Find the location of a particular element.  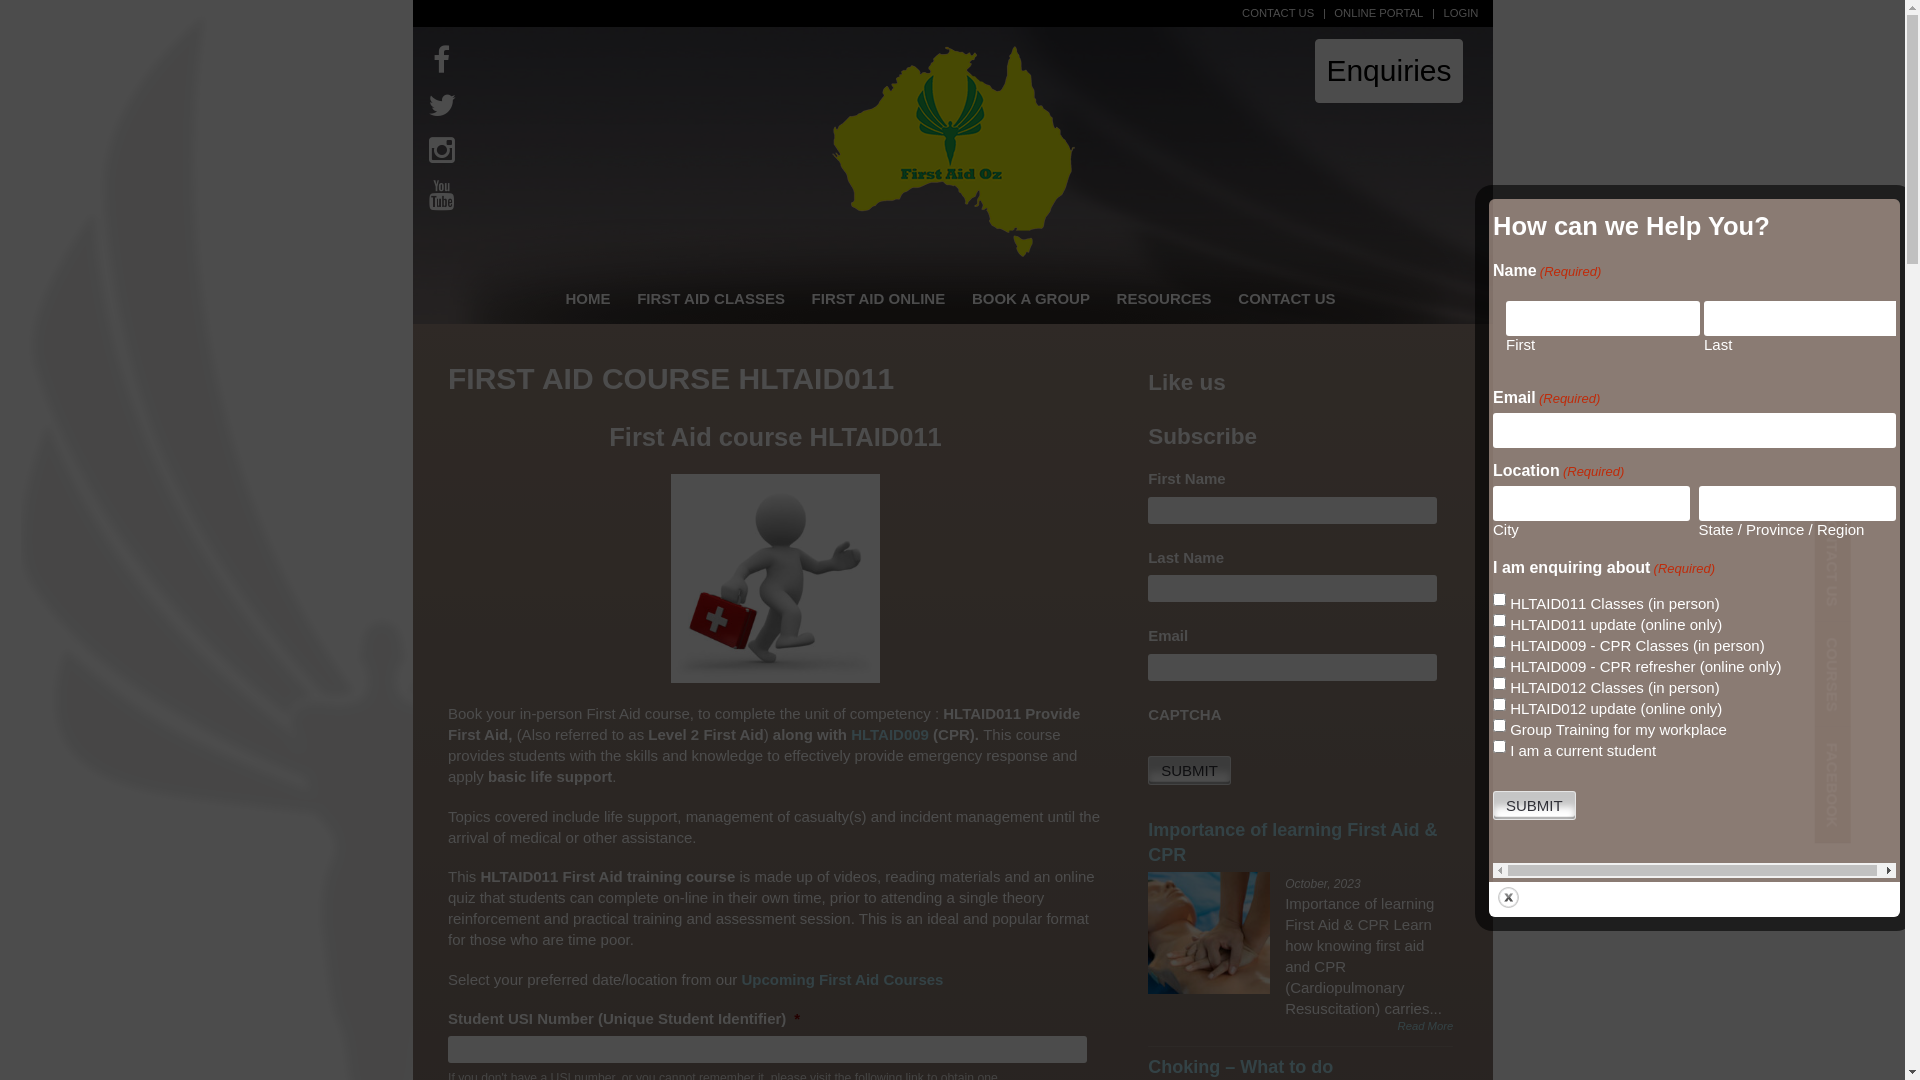

'CONTACT US' is located at coordinates (1273, 12).